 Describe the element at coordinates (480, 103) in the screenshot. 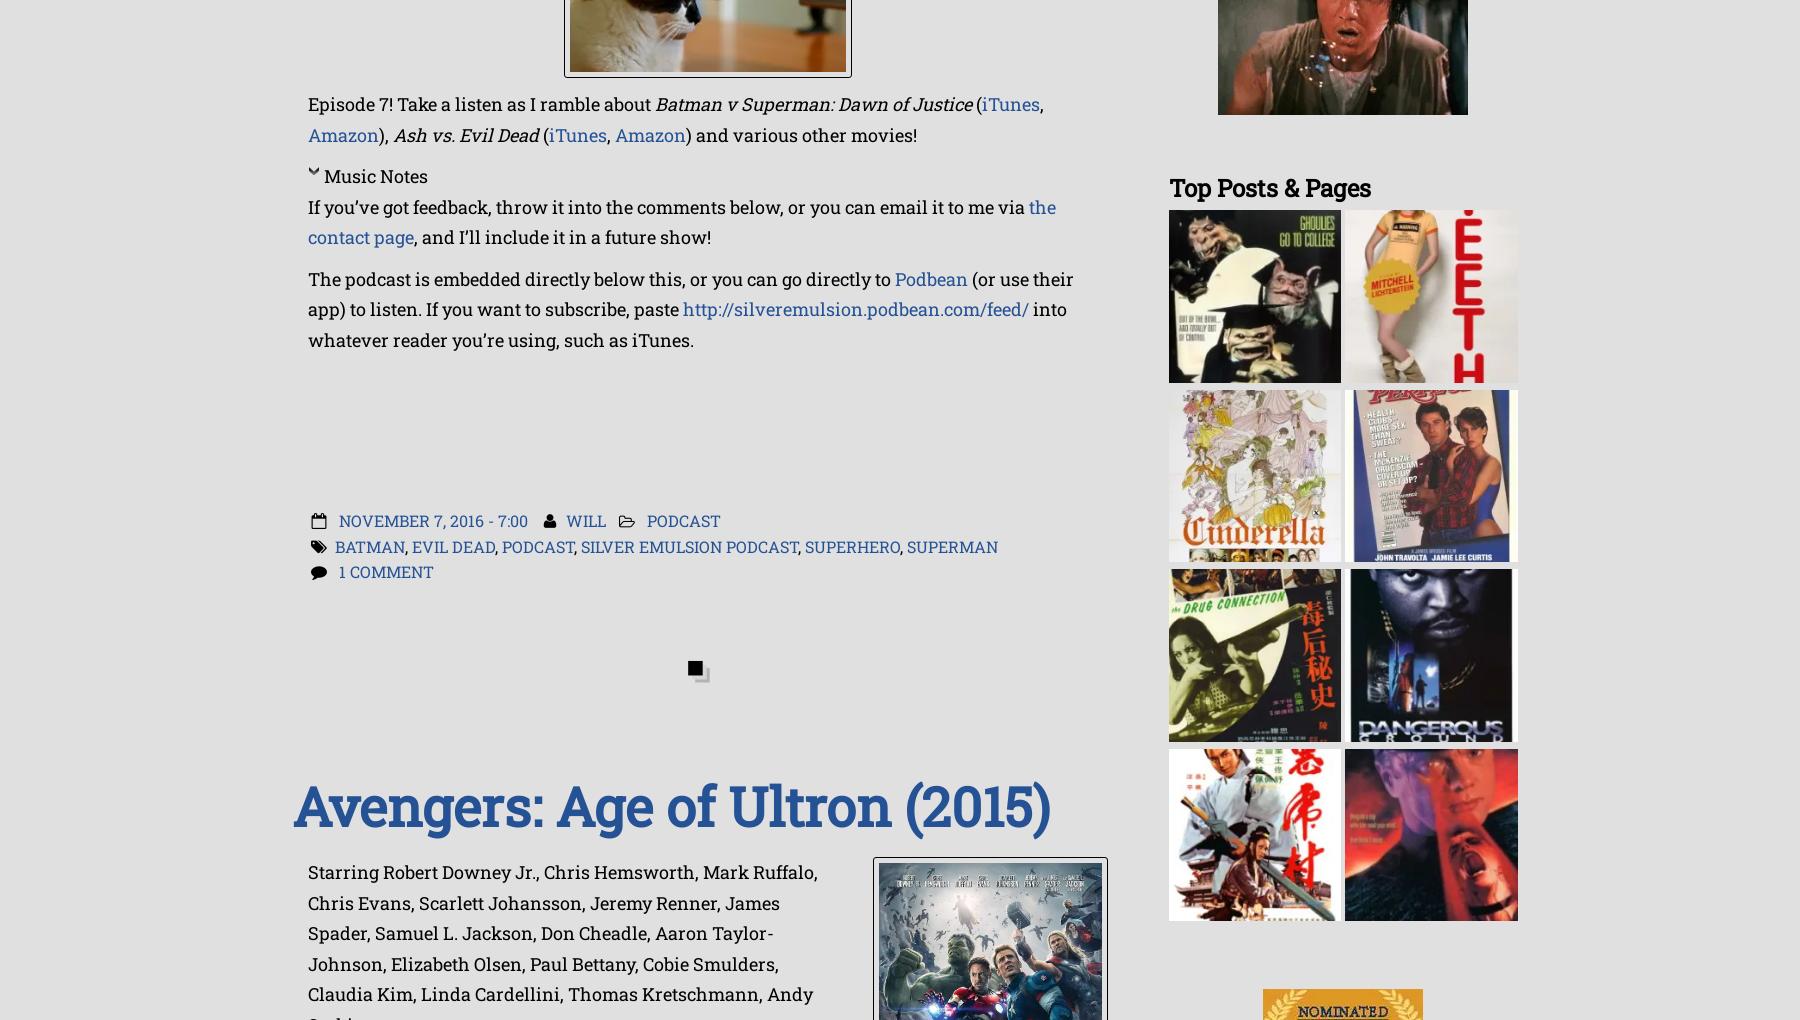

I see `'Episode 7! Take a listen as I ramble about'` at that location.